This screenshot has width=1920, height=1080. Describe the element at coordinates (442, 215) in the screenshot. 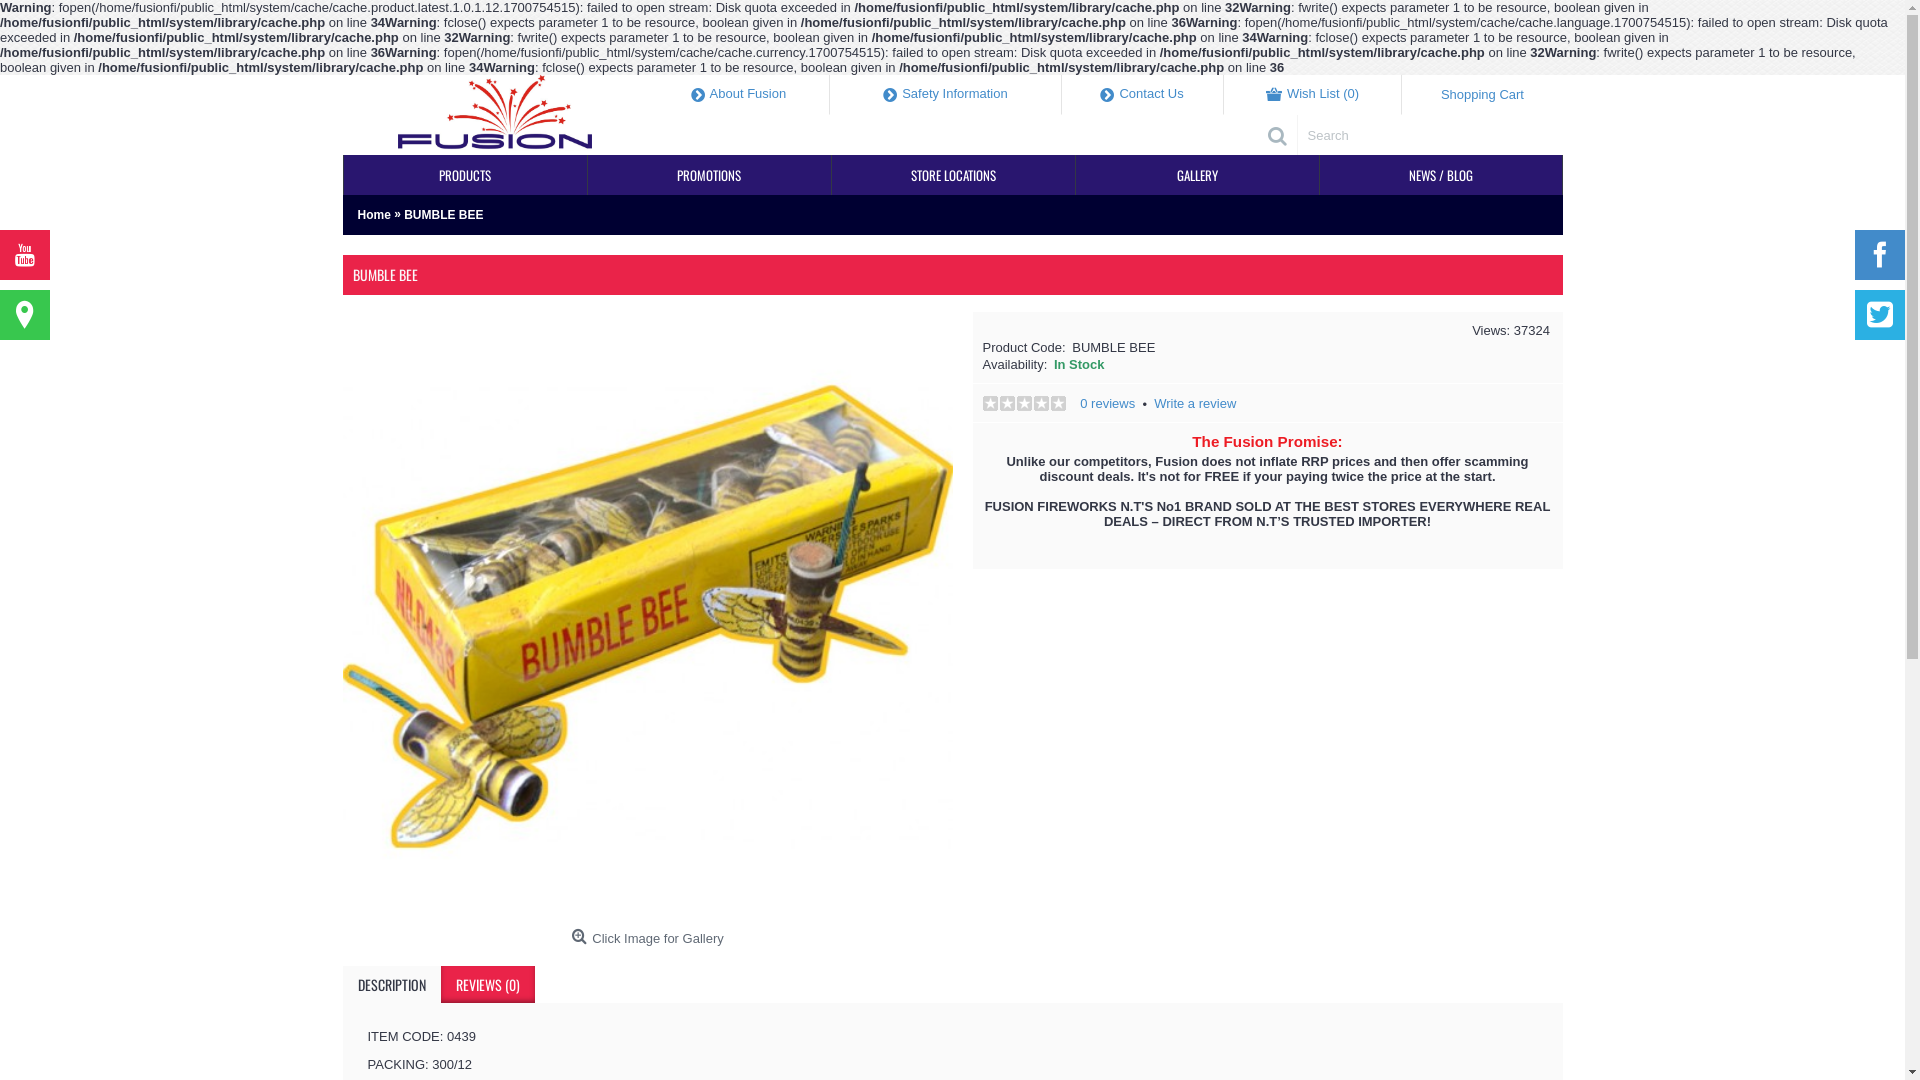

I see `'BUMBLE BEE'` at that location.